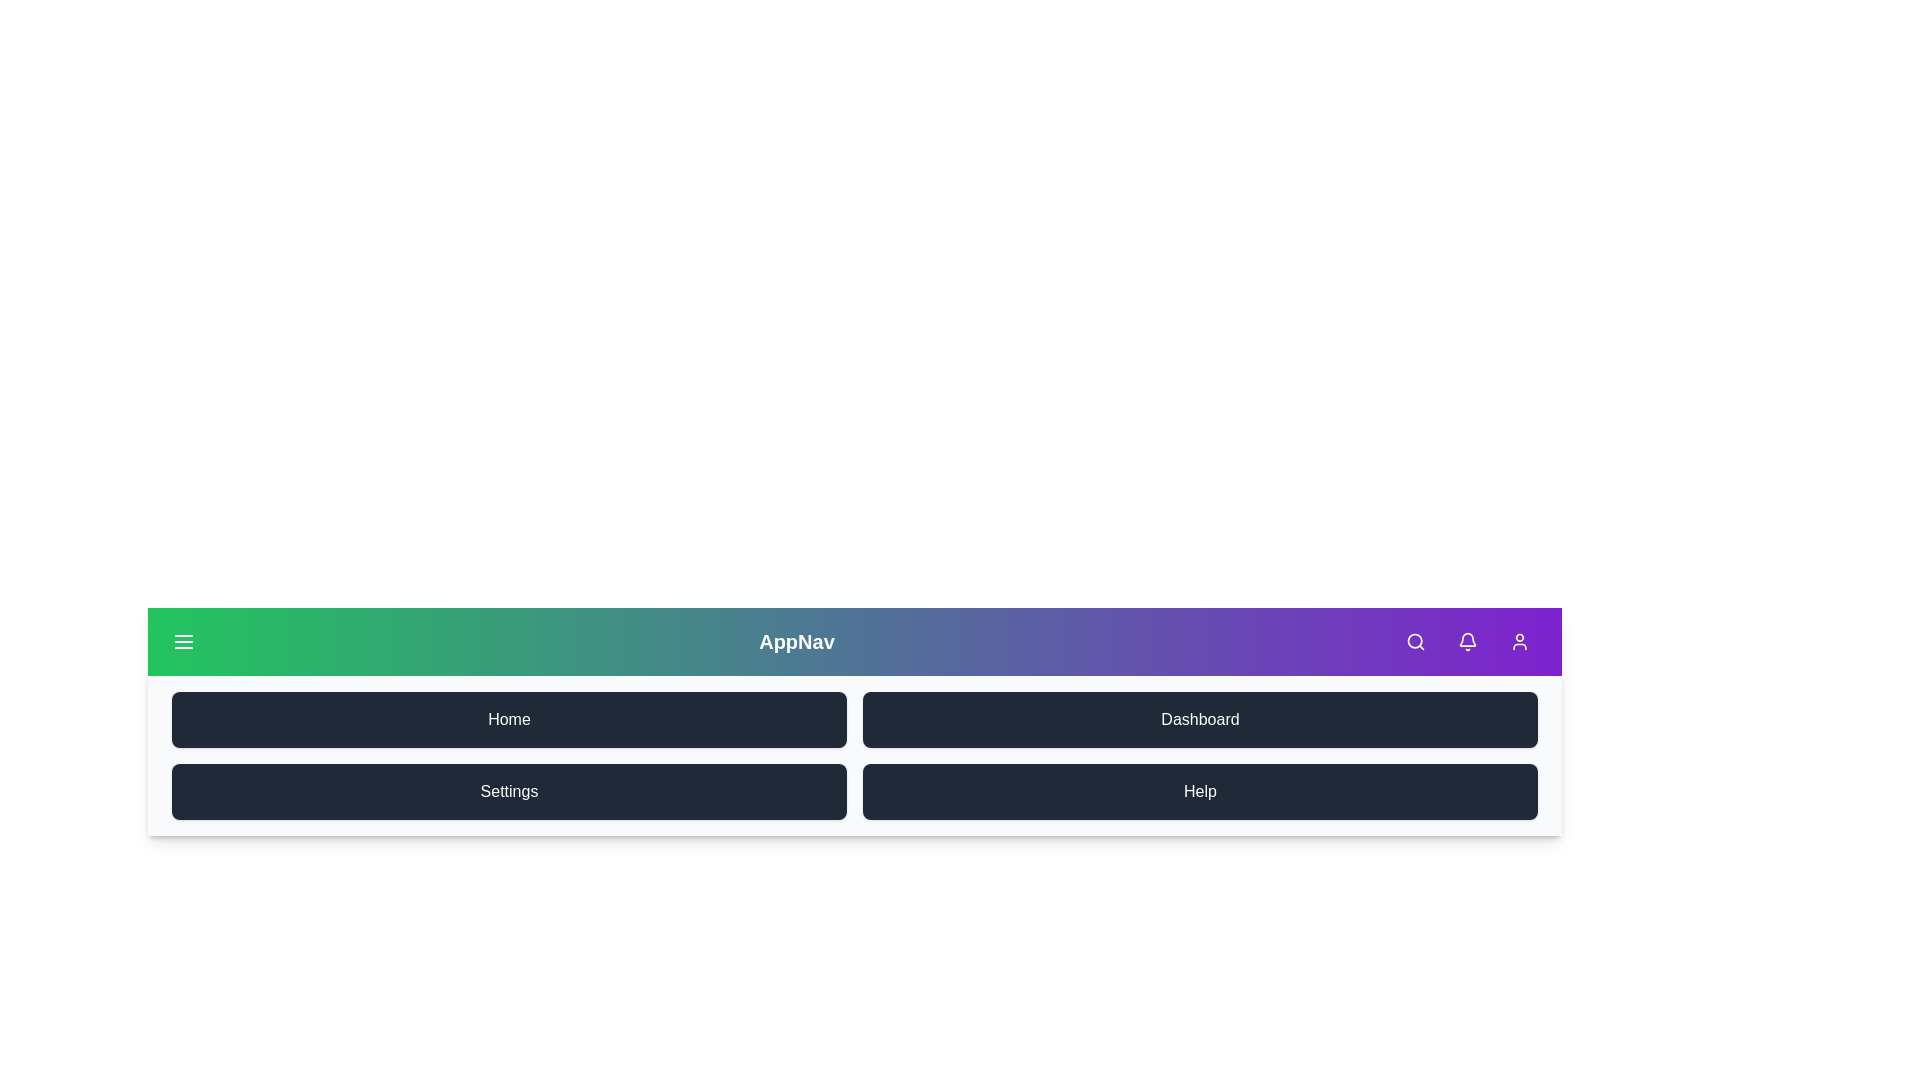 This screenshot has width=1920, height=1080. Describe the element at coordinates (1468, 641) in the screenshot. I see `the Bell icon in the navigation bar` at that location.